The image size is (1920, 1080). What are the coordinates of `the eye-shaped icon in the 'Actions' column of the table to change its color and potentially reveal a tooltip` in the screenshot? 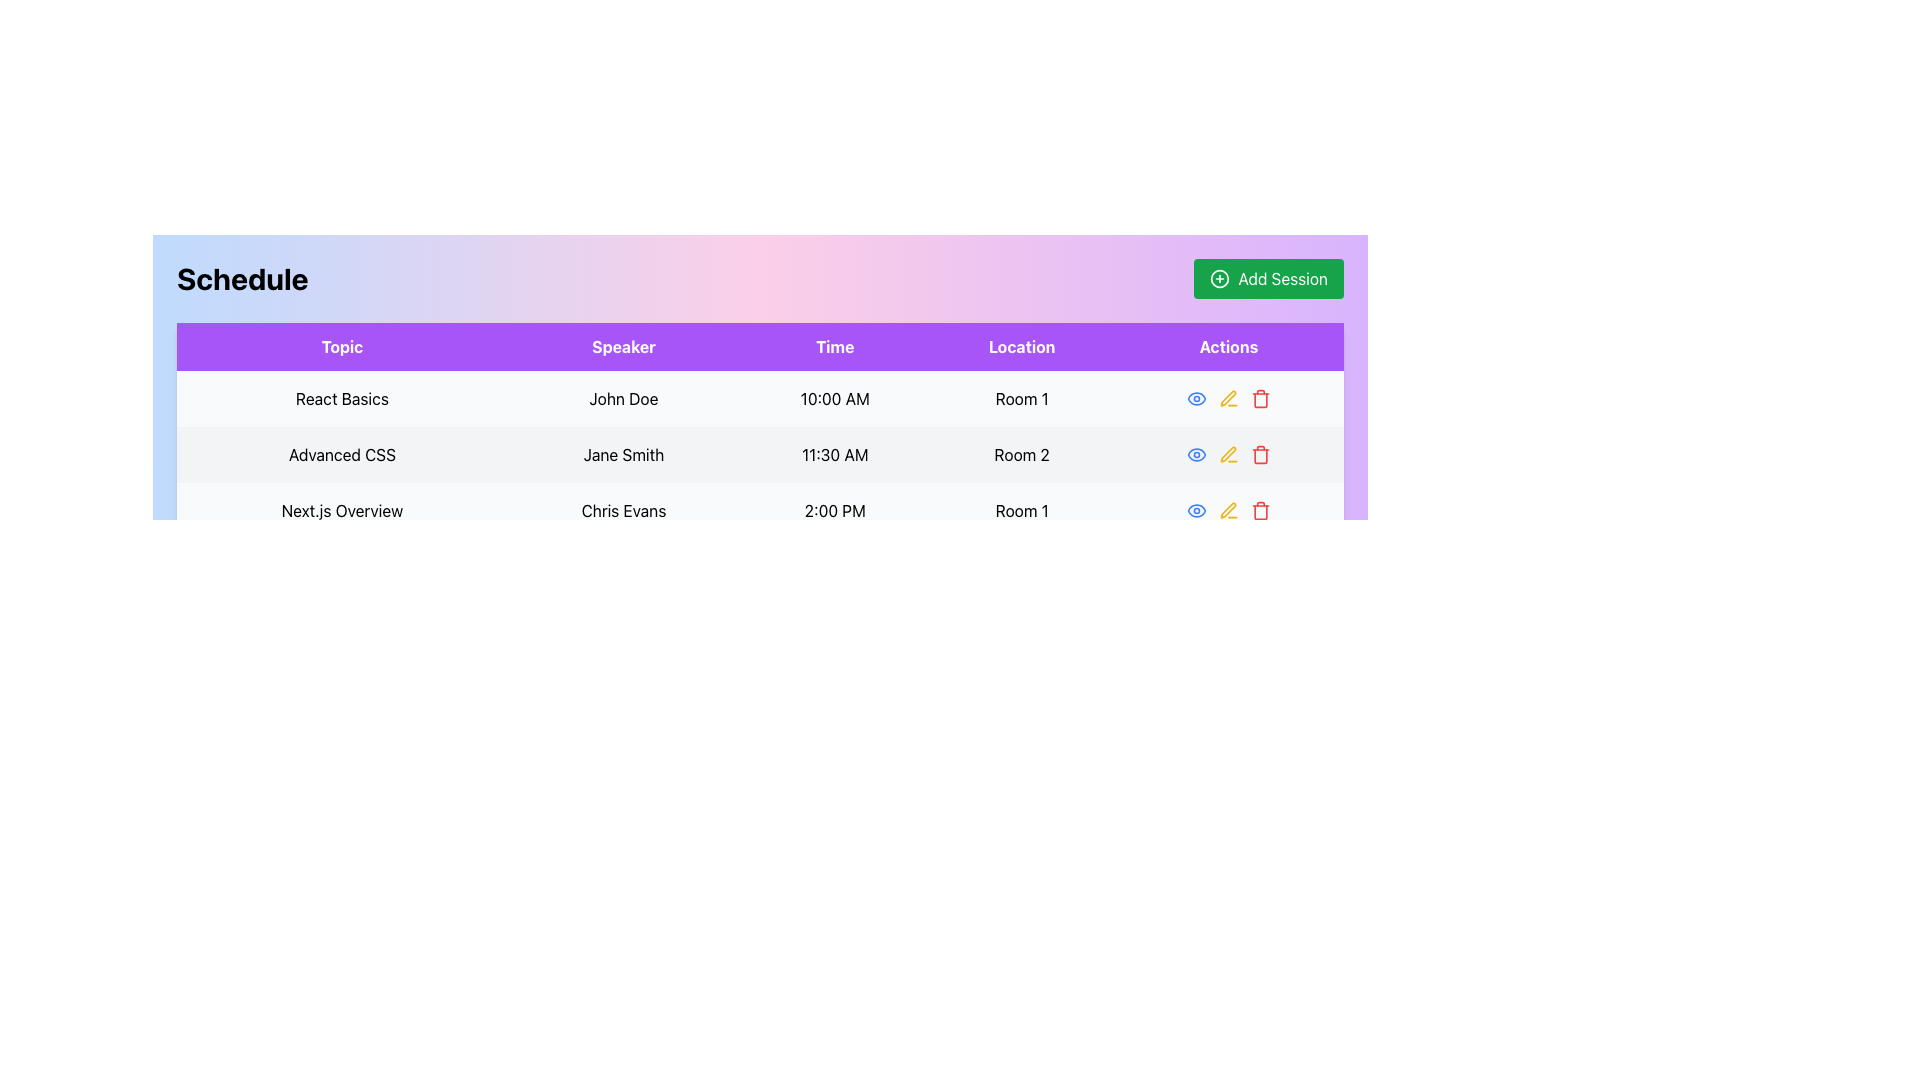 It's located at (1196, 455).